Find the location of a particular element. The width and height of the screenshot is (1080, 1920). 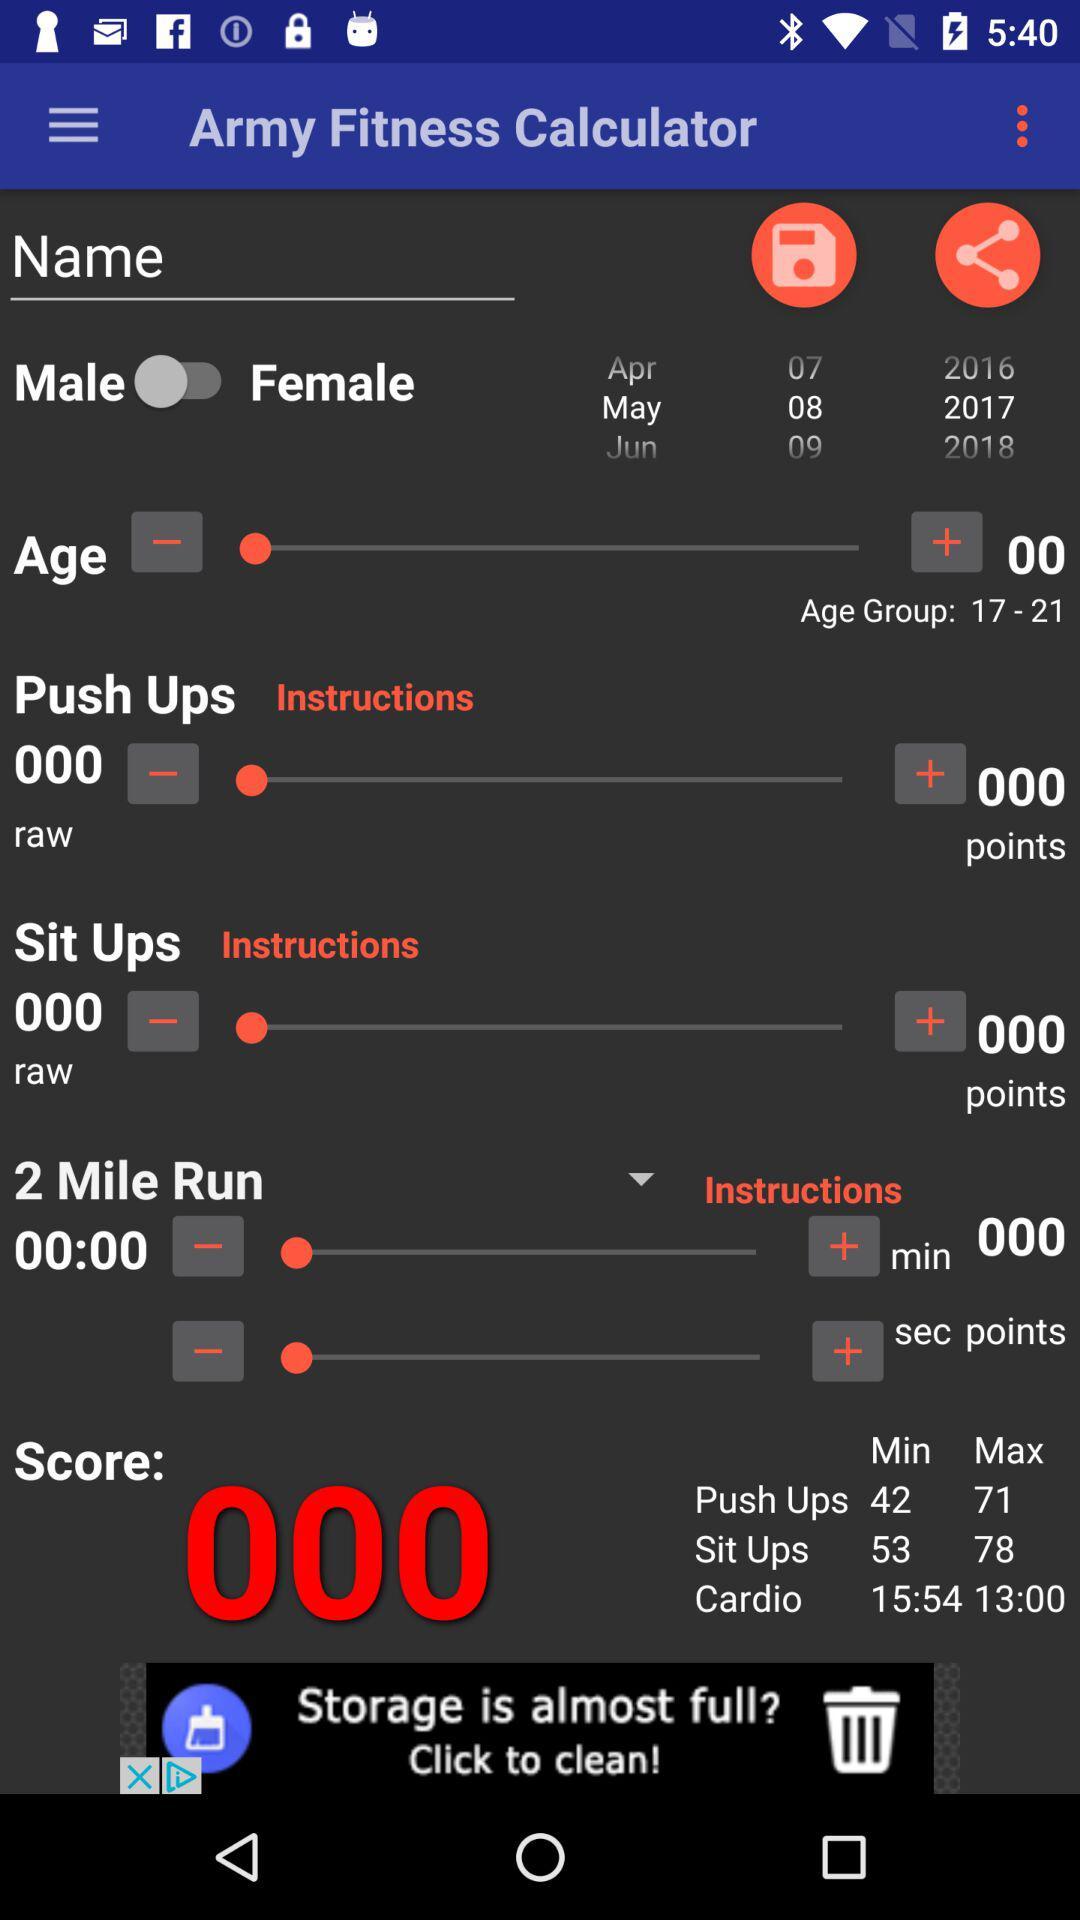

subrtact points is located at coordinates (162, 1021).